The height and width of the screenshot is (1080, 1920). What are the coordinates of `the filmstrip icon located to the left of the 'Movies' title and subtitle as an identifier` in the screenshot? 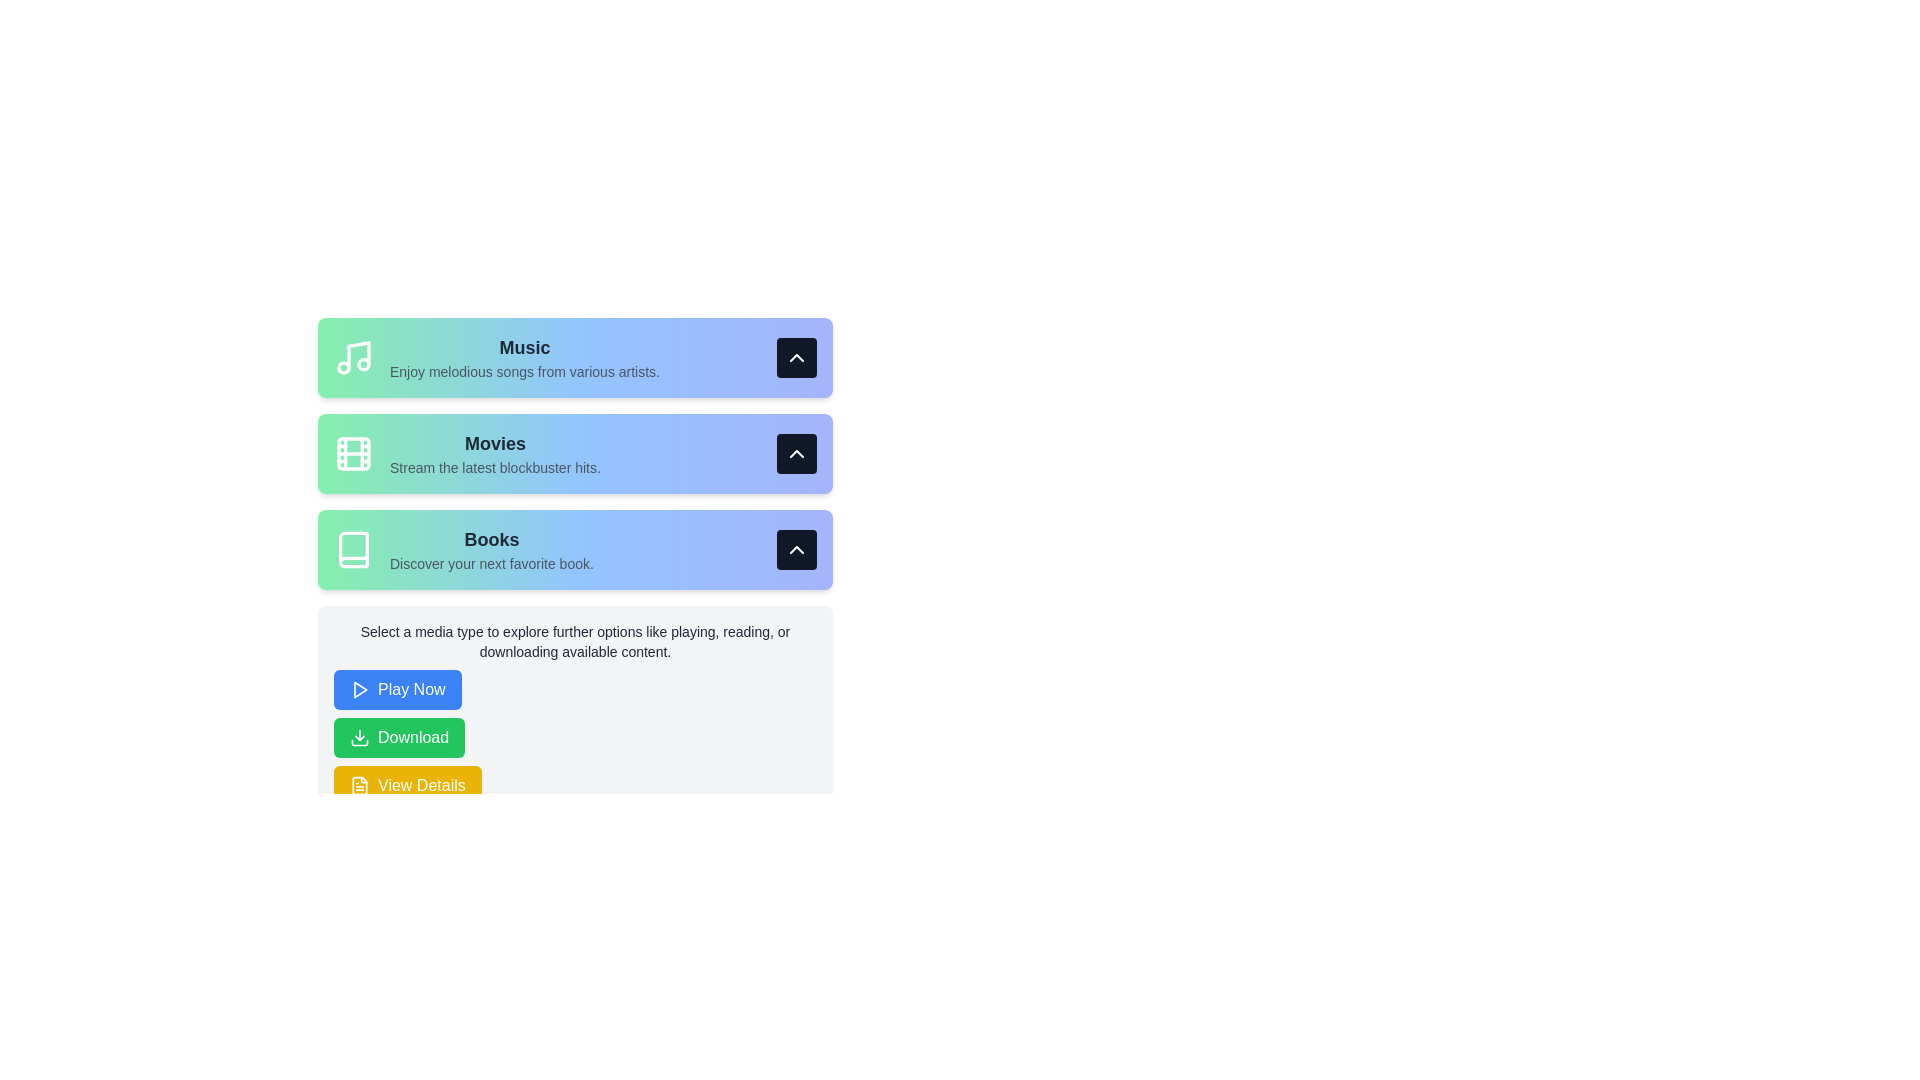 It's located at (354, 454).